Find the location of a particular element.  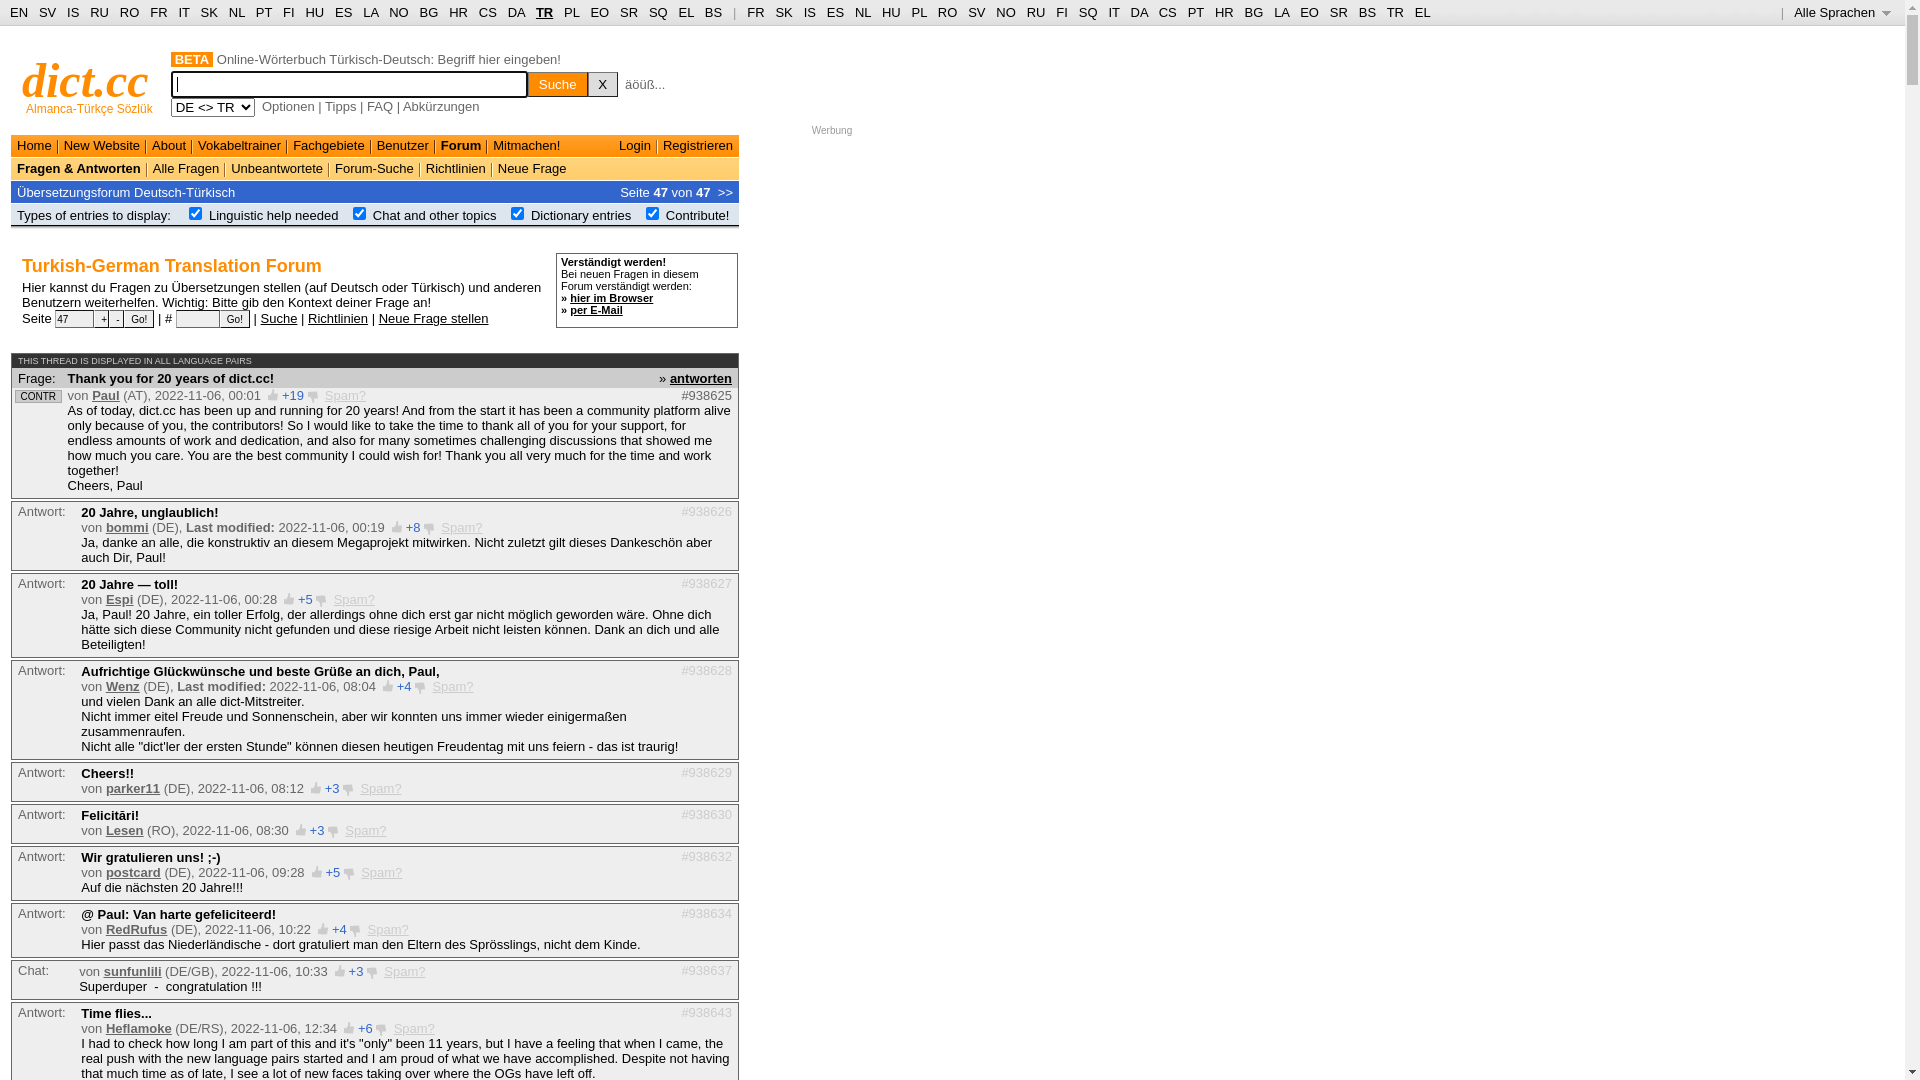

'DA' is located at coordinates (1131, 12).